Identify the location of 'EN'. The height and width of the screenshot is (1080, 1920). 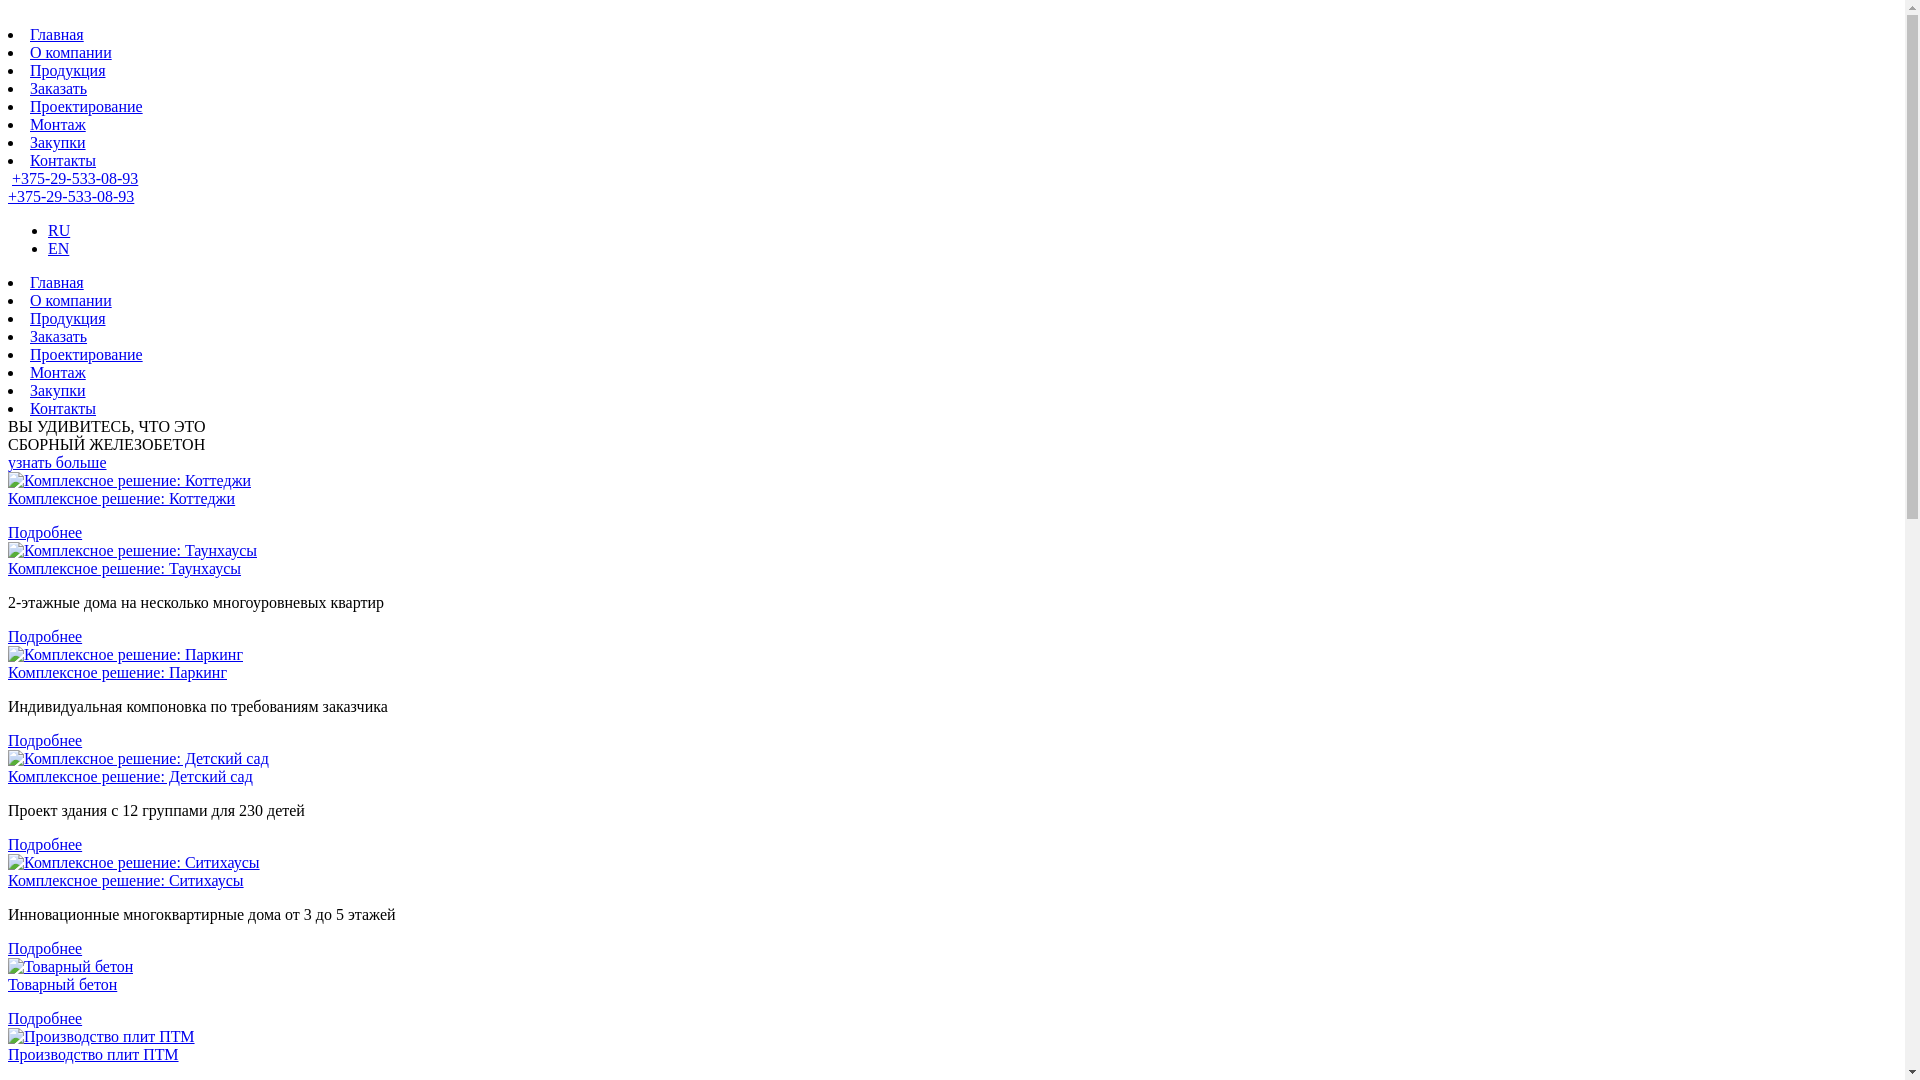
(58, 247).